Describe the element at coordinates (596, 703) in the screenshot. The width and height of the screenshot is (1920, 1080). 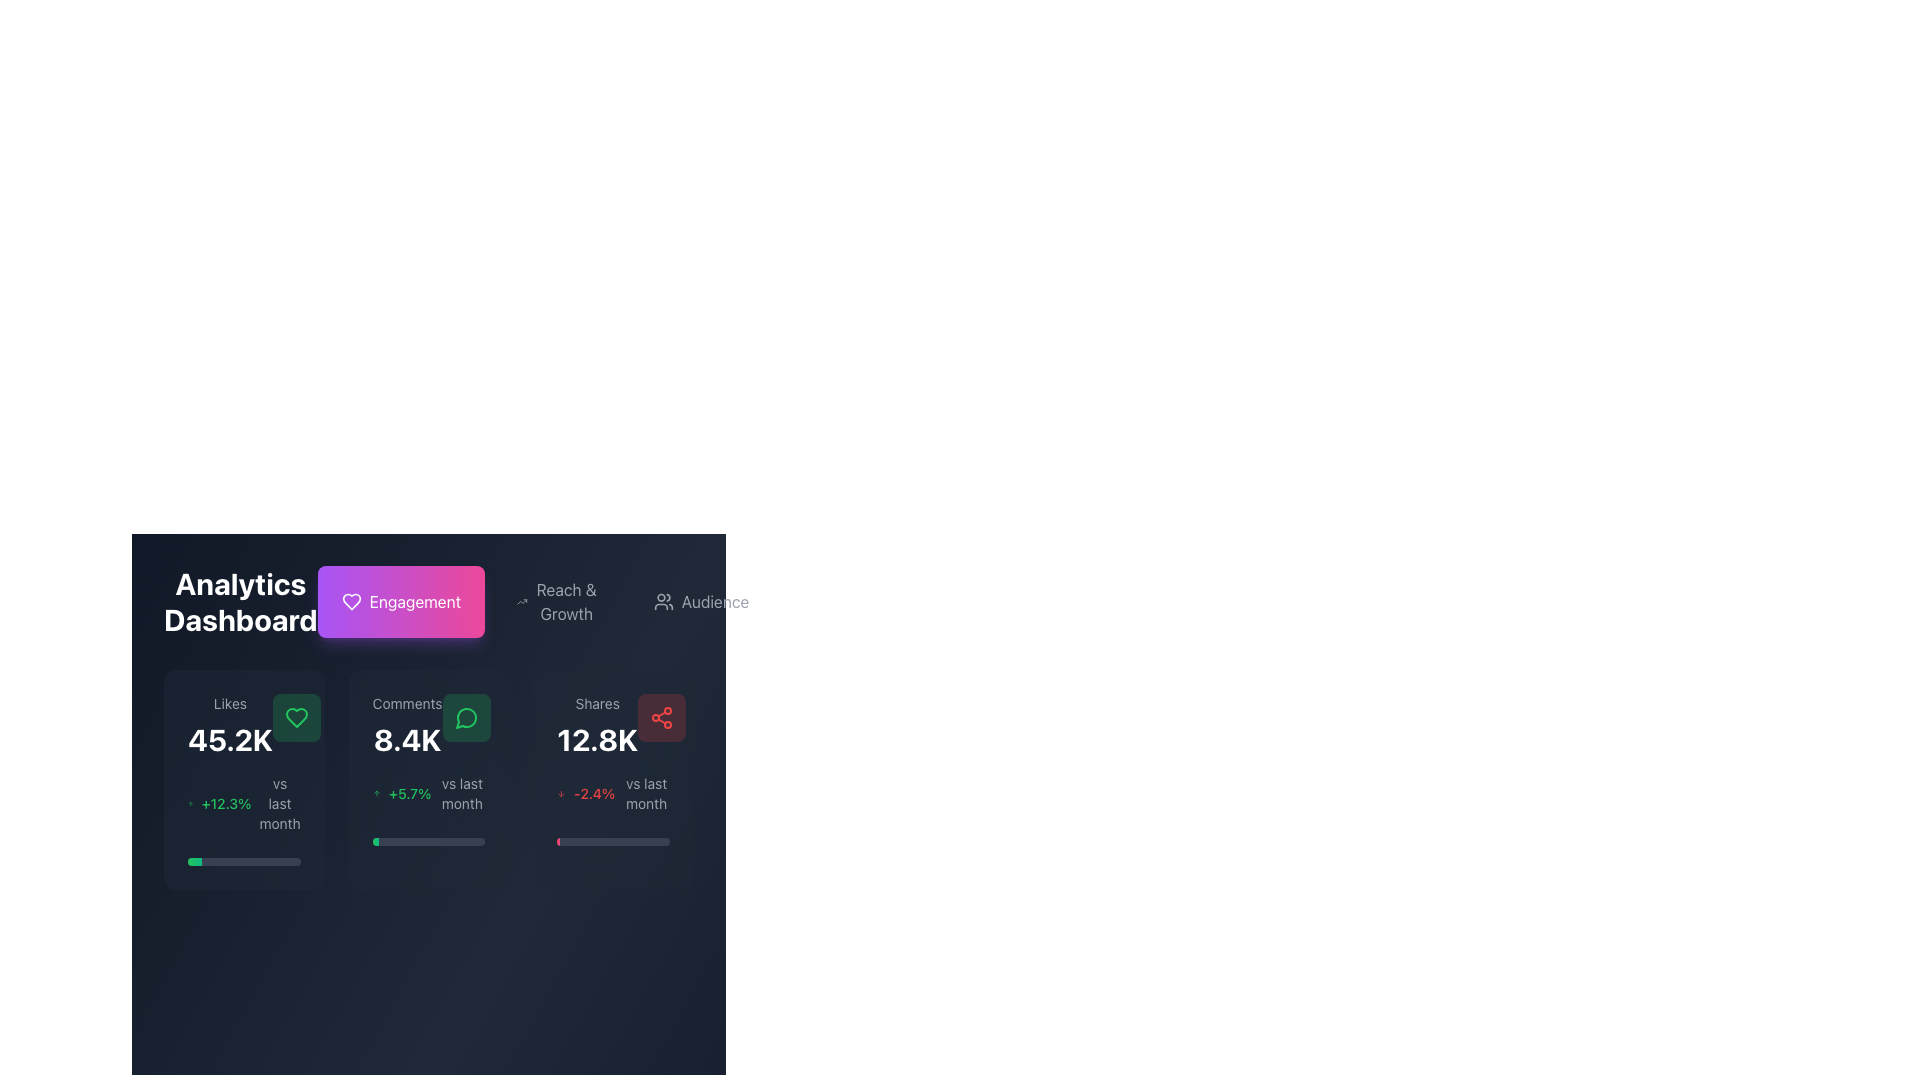
I see `the 'Shares' label, which is a smaller gray text positioned above the bold number '12.8K' in the third analytics card from the left` at that location.